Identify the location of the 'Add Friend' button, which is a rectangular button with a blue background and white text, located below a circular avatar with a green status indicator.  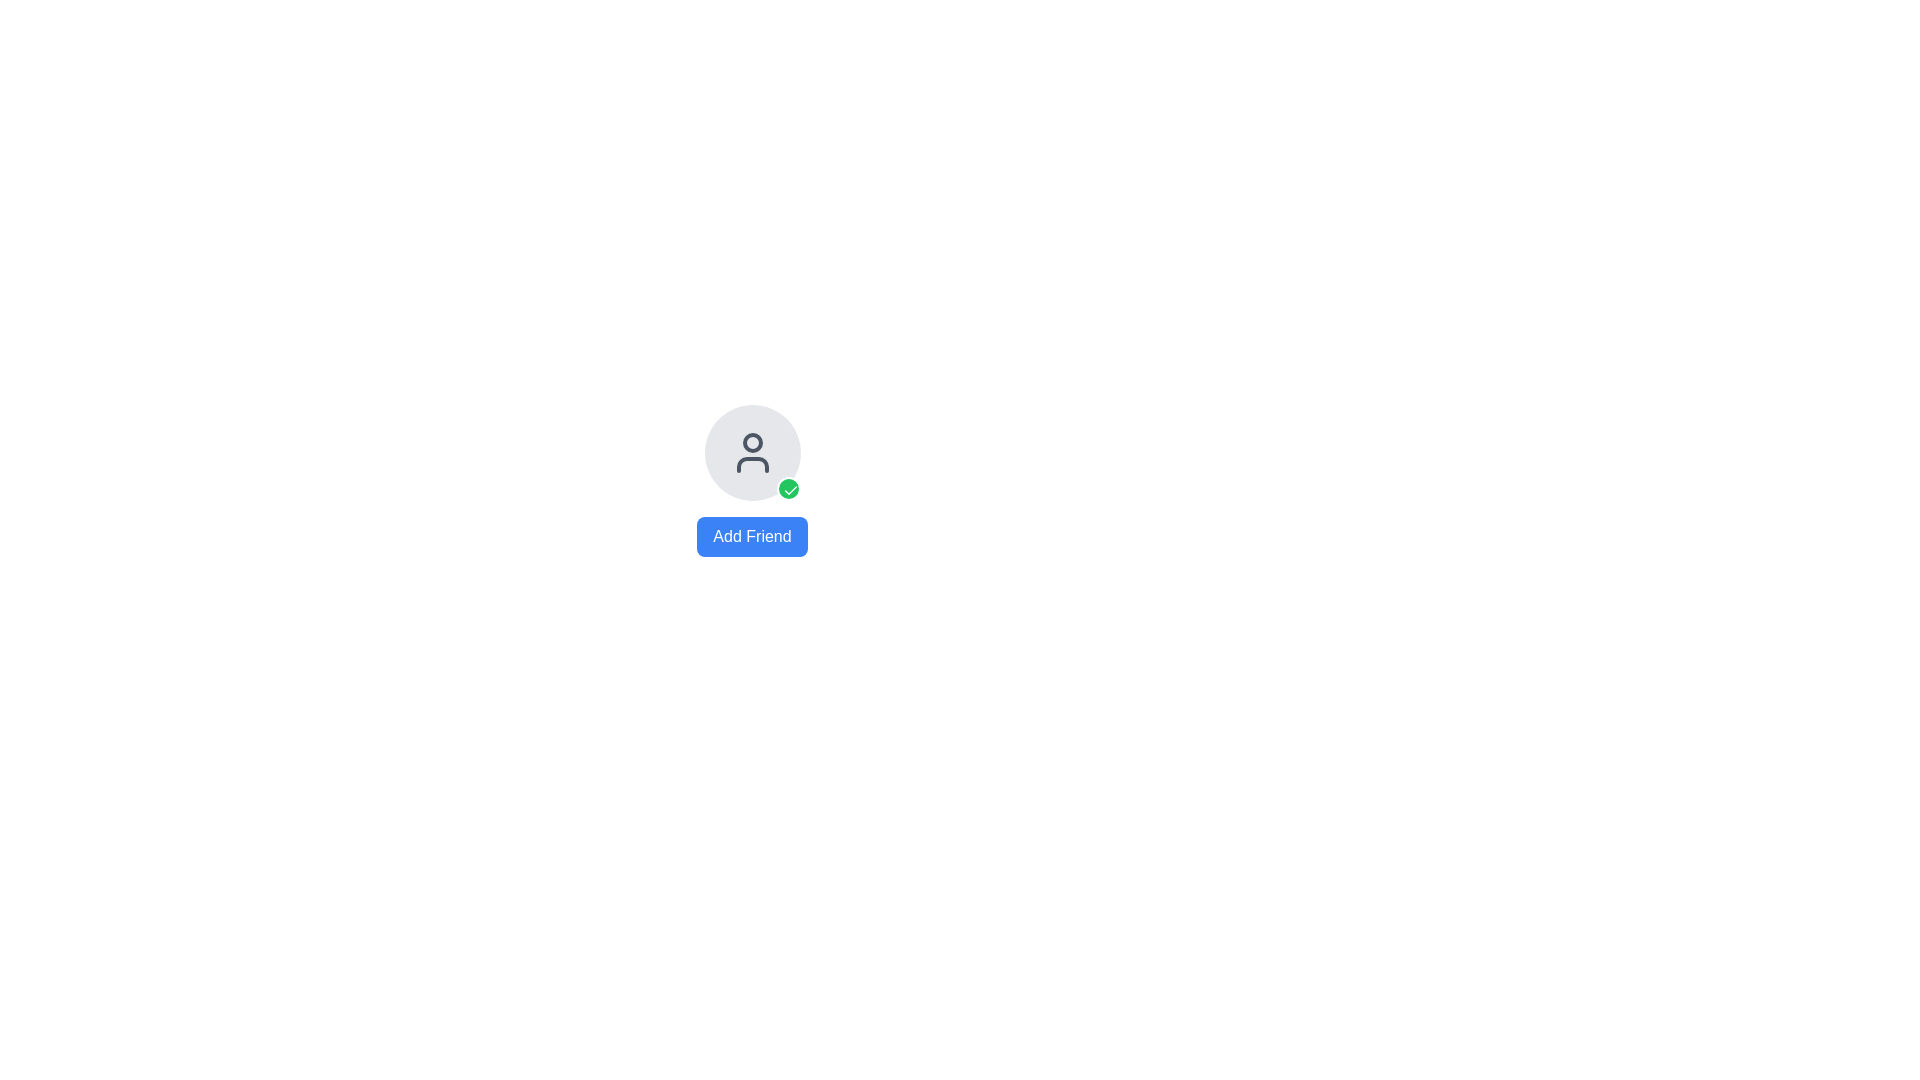
(751, 535).